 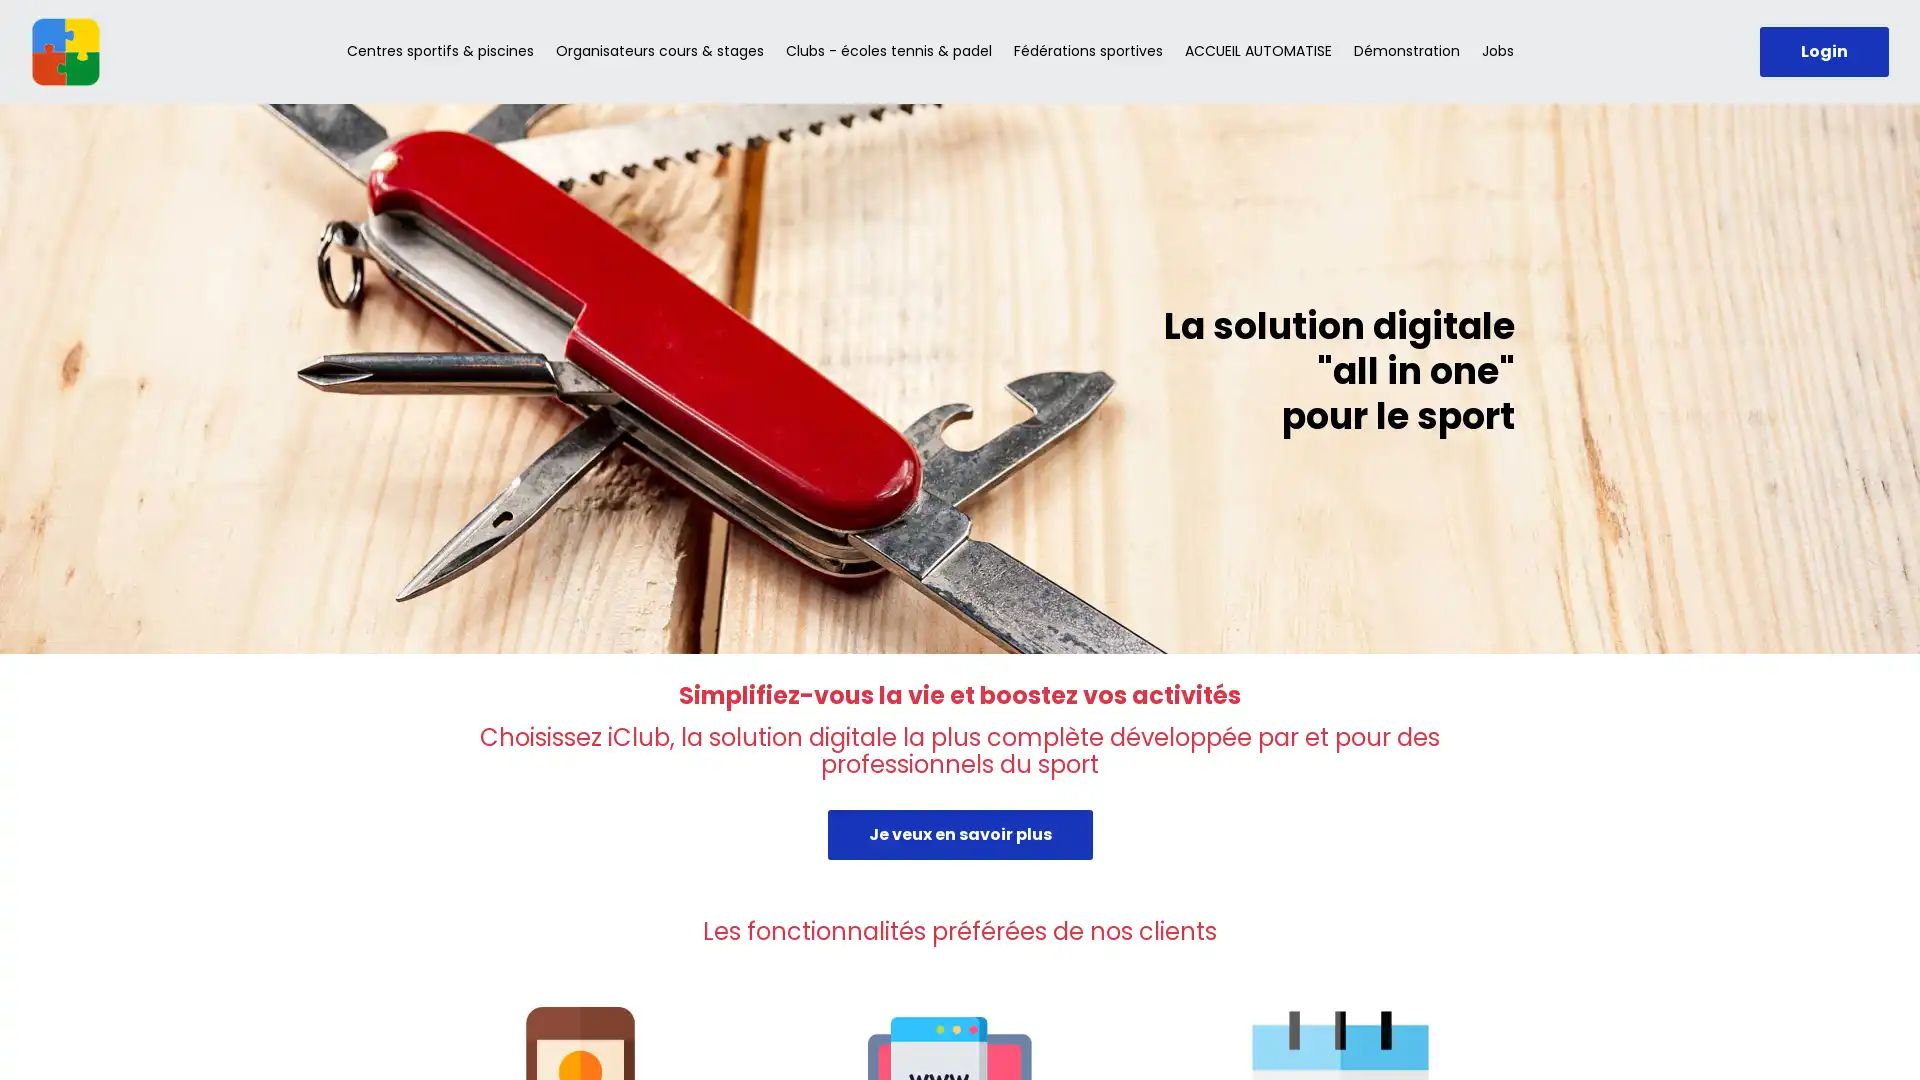 I want to click on Demonstration, so click(x=1405, y=50).